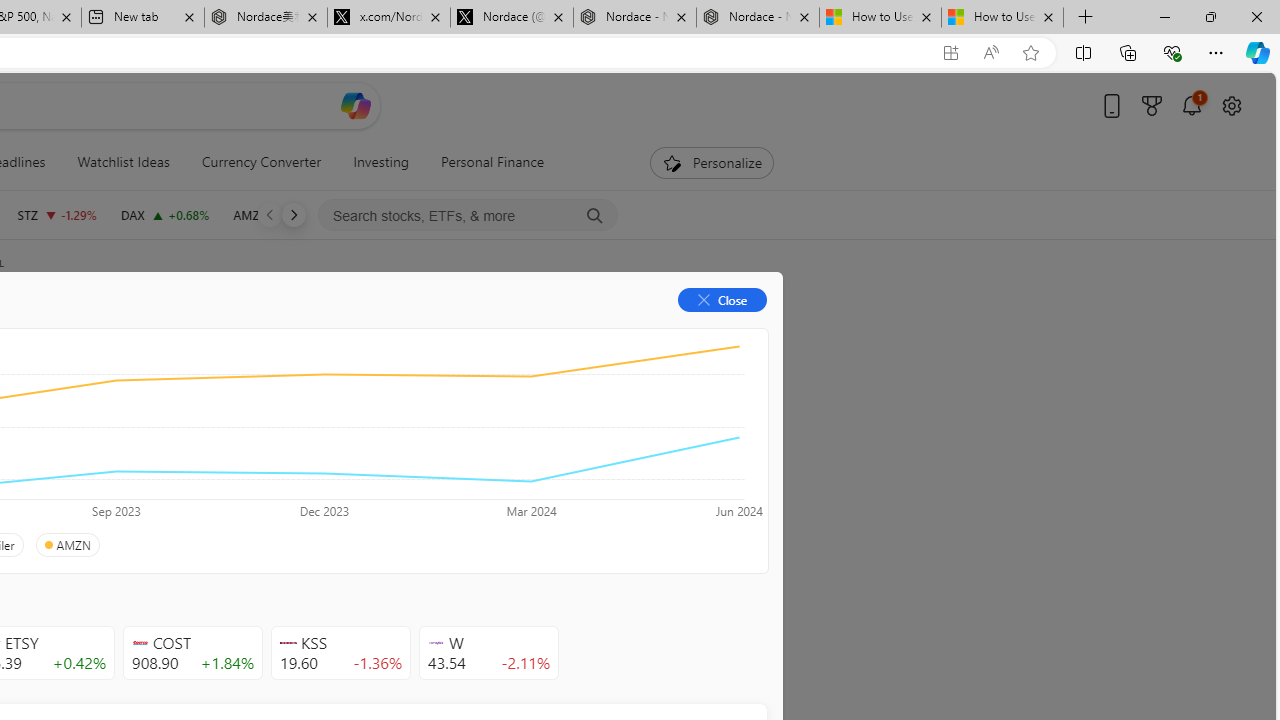  Describe the element at coordinates (991, 52) in the screenshot. I see `'Read aloud this page (Ctrl+Shift+U)'` at that location.